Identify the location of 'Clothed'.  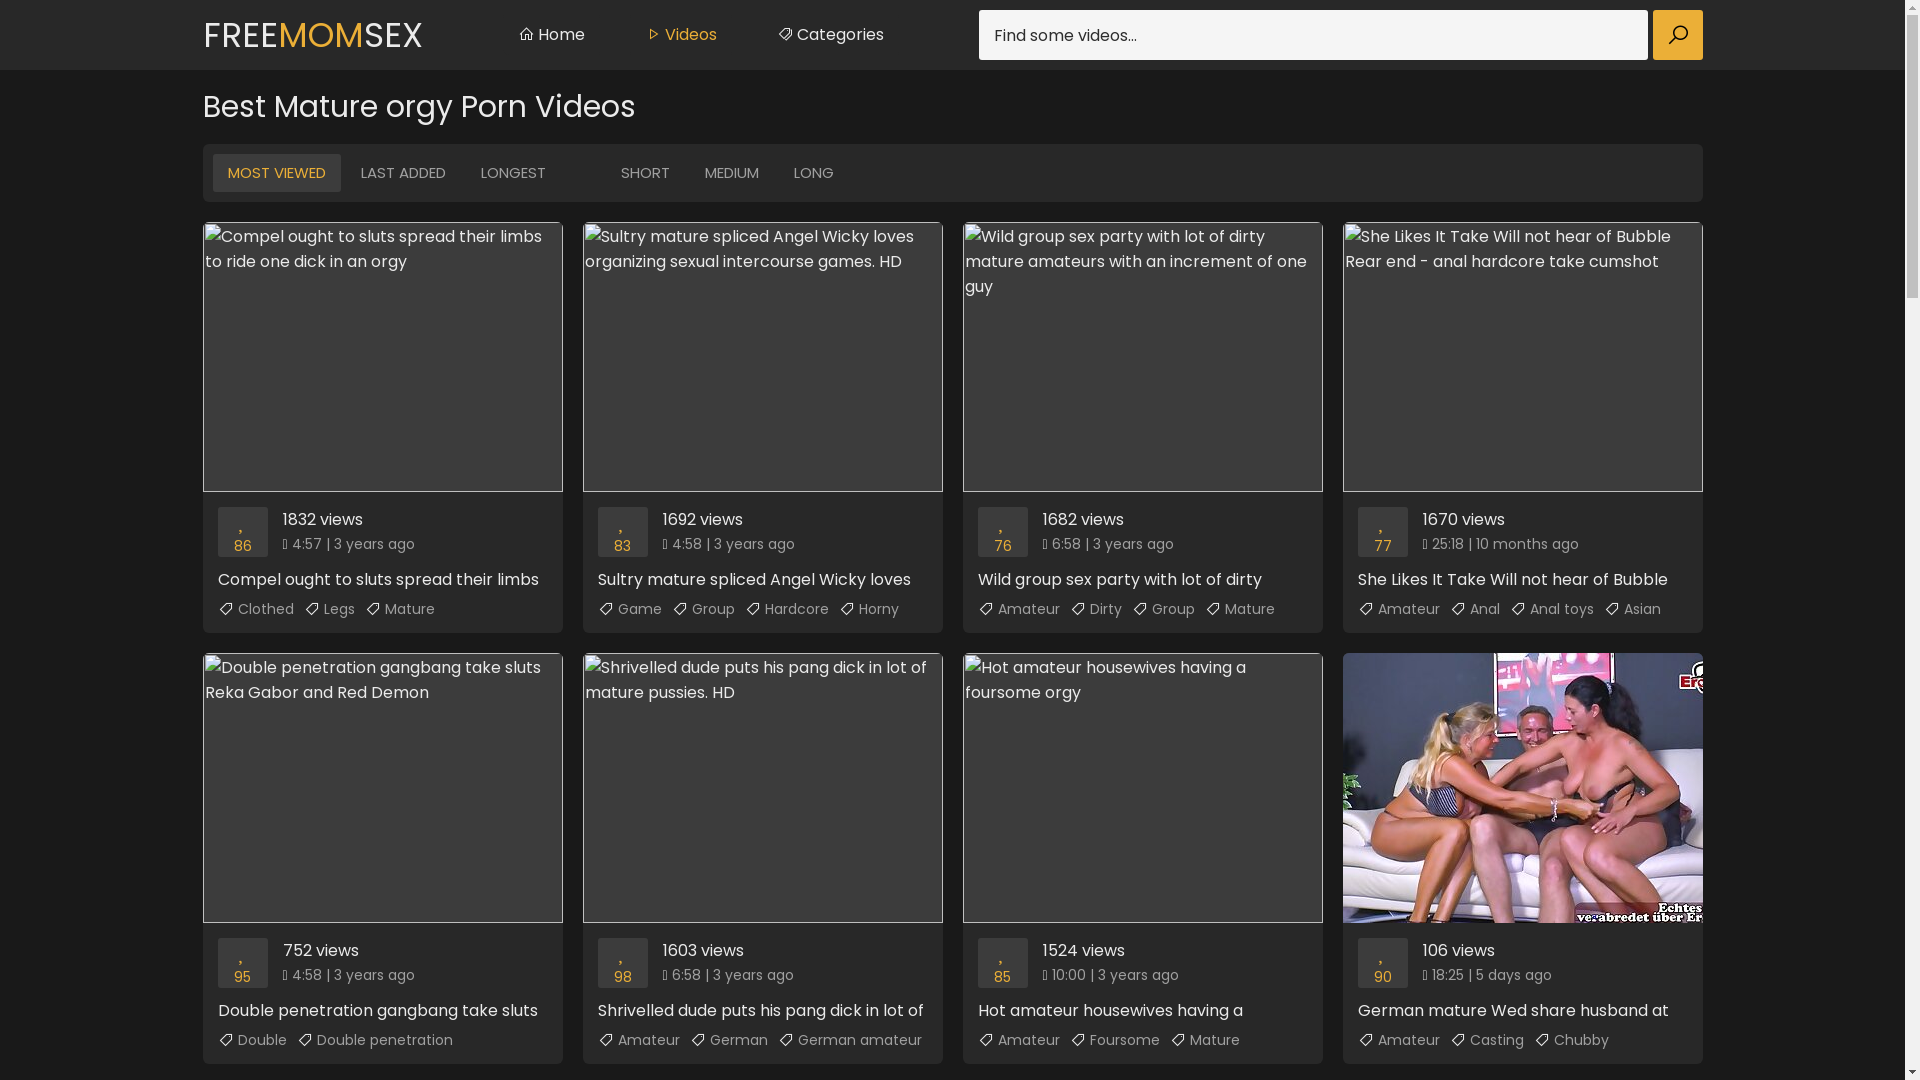
(217, 608).